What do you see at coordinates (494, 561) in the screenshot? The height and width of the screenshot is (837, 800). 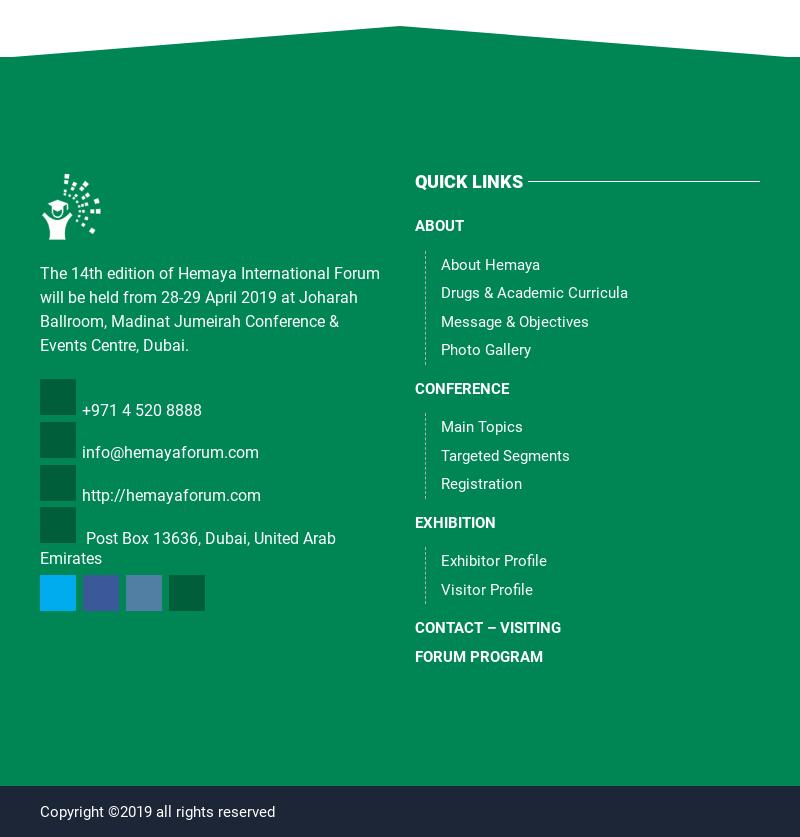 I see `'Exhibitor Profile'` at bounding box center [494, 561].